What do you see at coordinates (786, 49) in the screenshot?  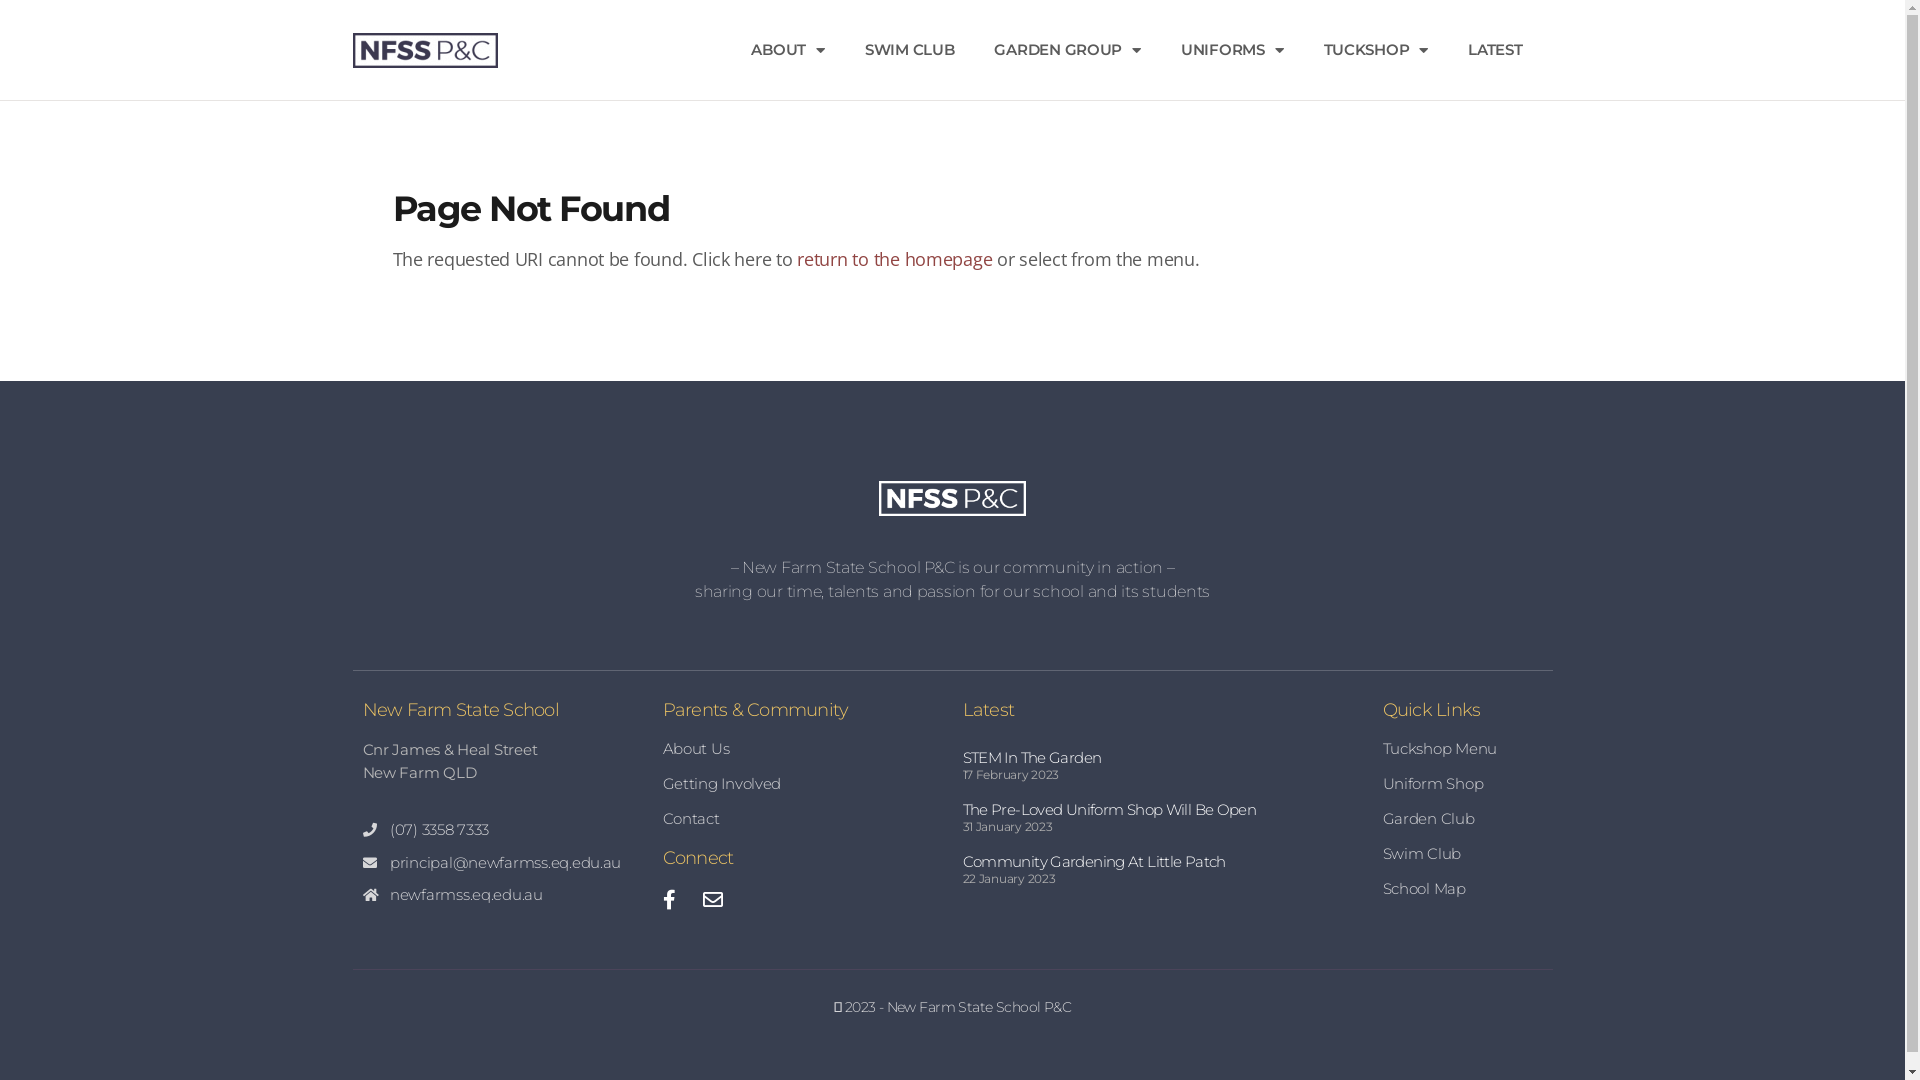 I see `'ABOUT'` at bounding box center [786, 49].